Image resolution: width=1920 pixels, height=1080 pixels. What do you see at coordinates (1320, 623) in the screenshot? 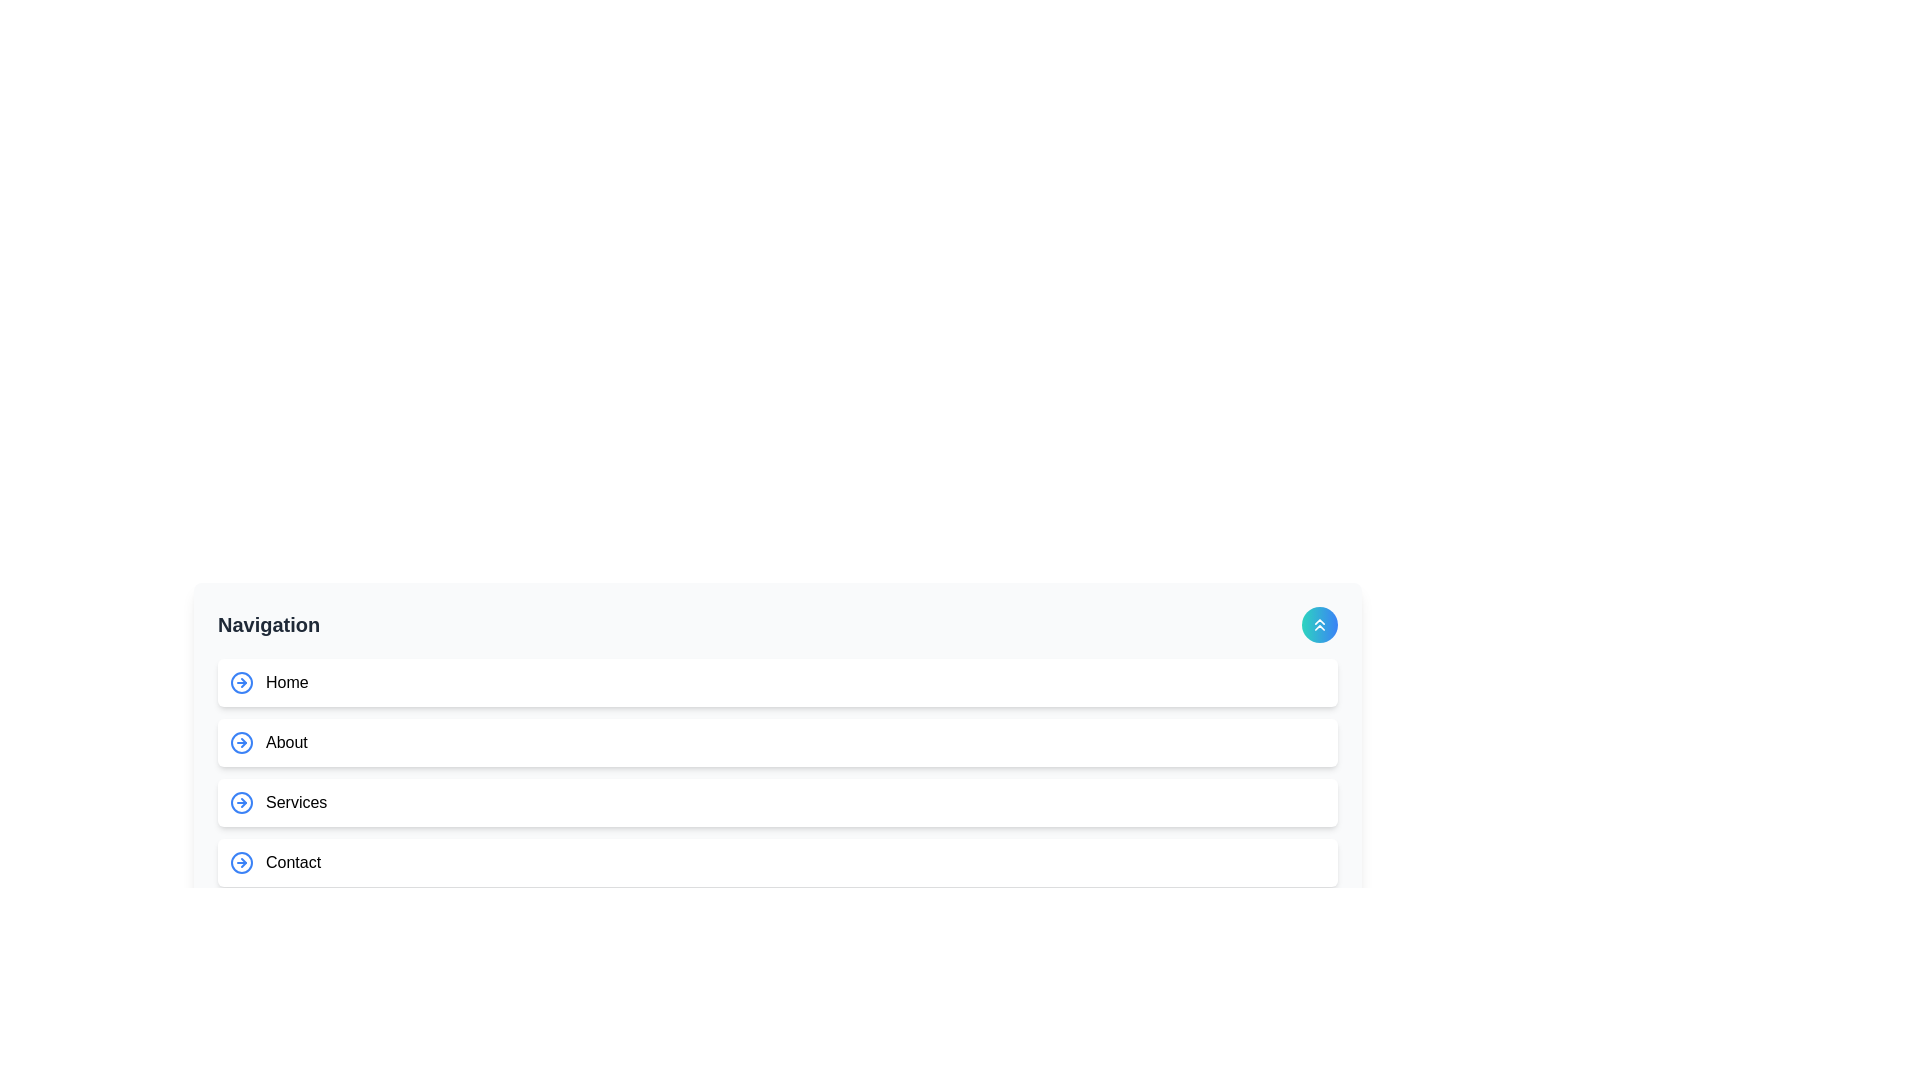
I see `the 'scroll to top' button located at the far right of the 'Navigation' header bar` at bounding box center [1320, 623].